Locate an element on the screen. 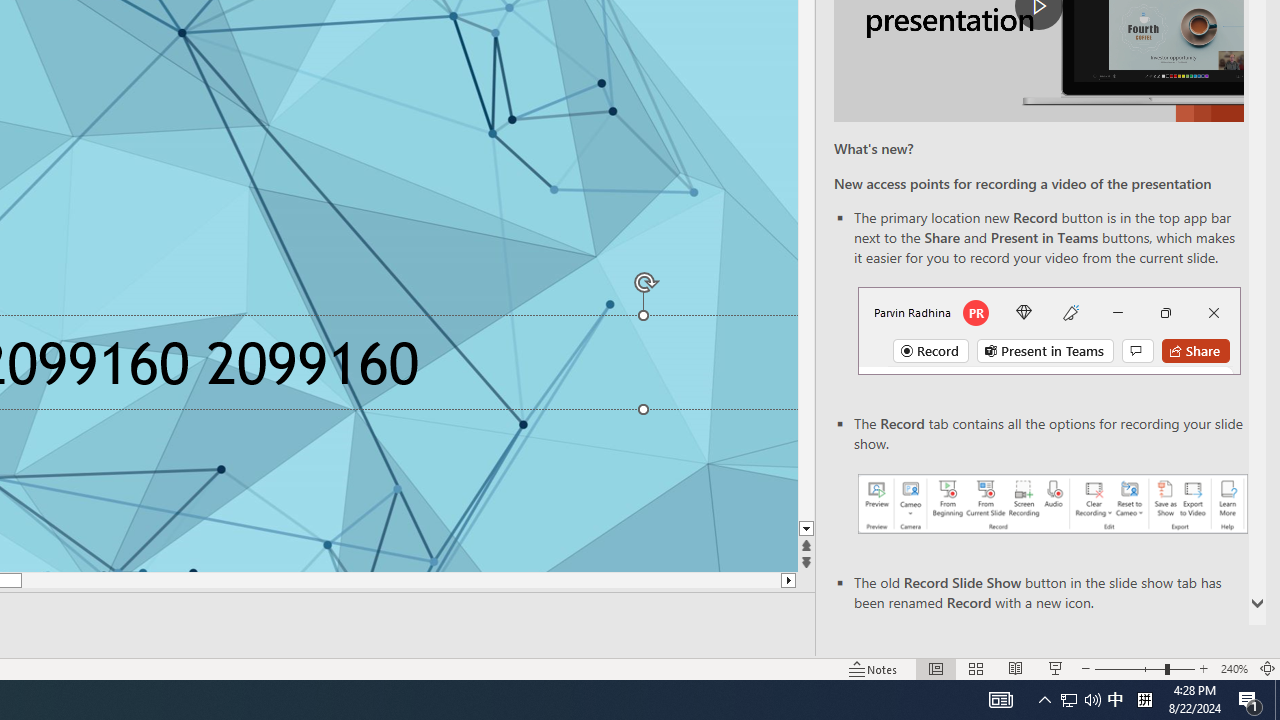 The height and width of the screenshot is (720, 1280). 'Record your presentations screenshot one' is located at coordinates (1051, 502).